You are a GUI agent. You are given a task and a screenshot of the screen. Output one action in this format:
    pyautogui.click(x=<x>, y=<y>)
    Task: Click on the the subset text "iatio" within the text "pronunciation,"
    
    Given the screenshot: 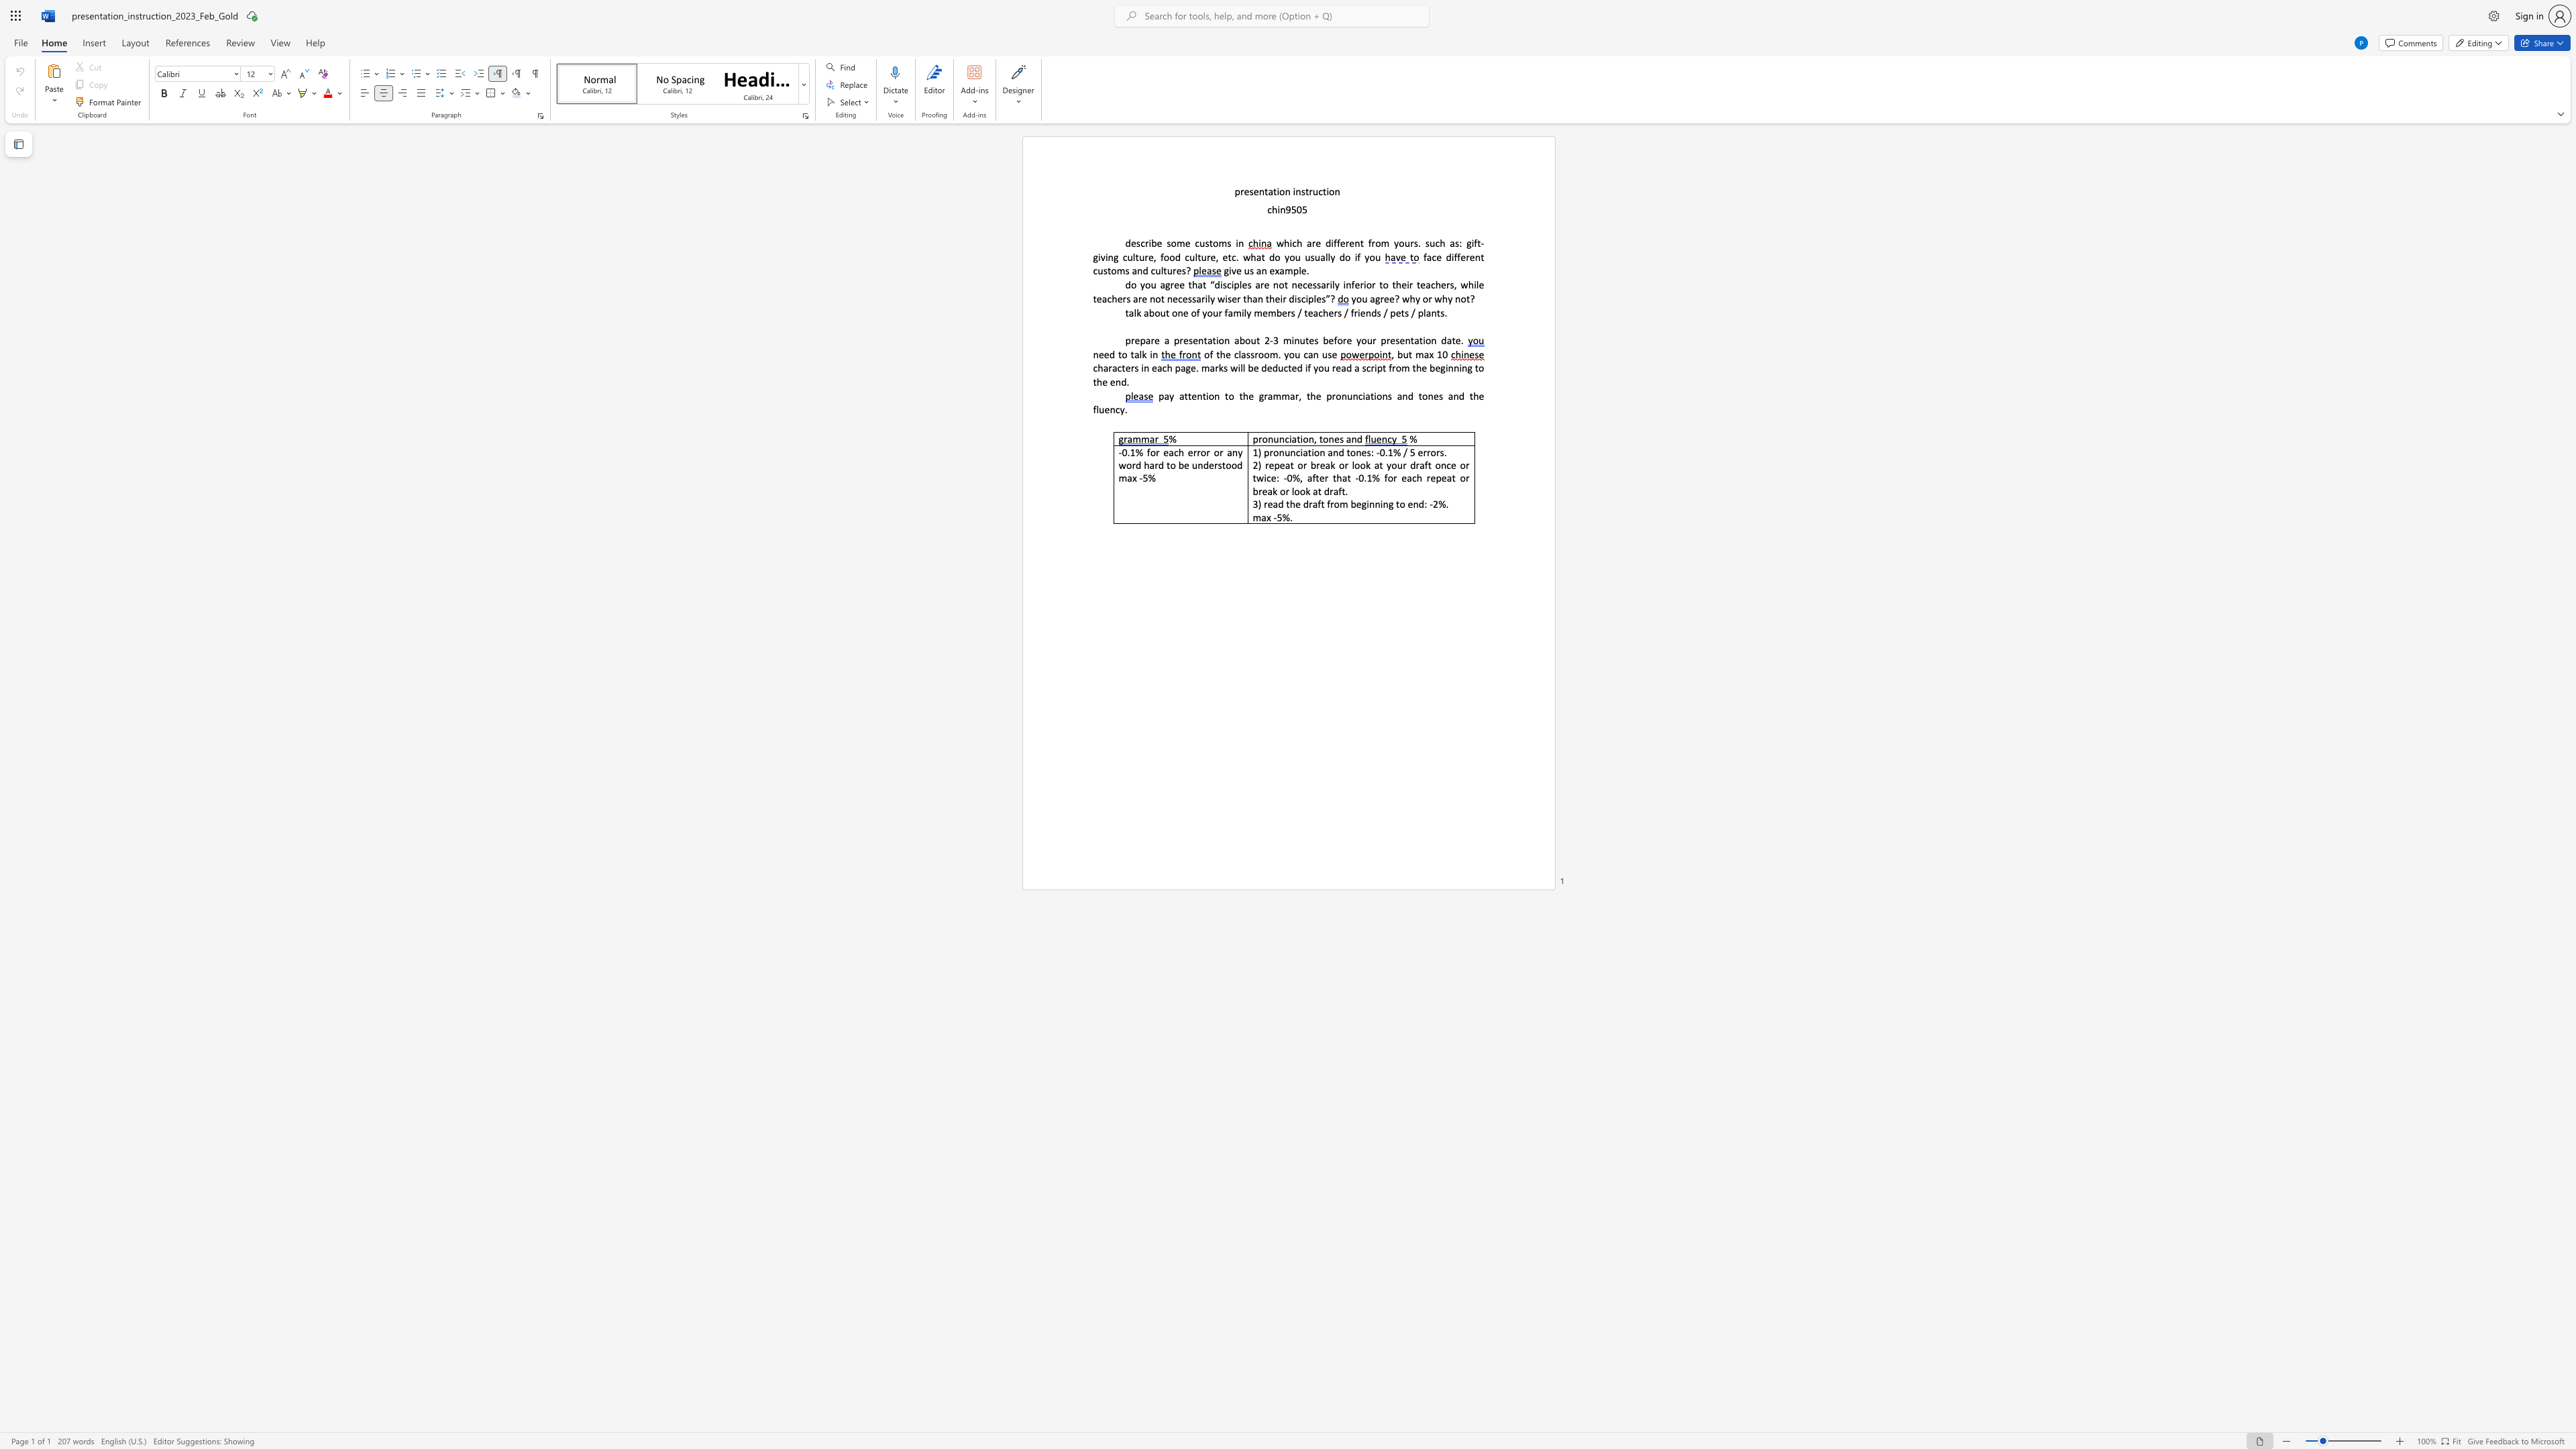 What is the action you would take?
    pyautogui.click(x=1288, y=439)
    